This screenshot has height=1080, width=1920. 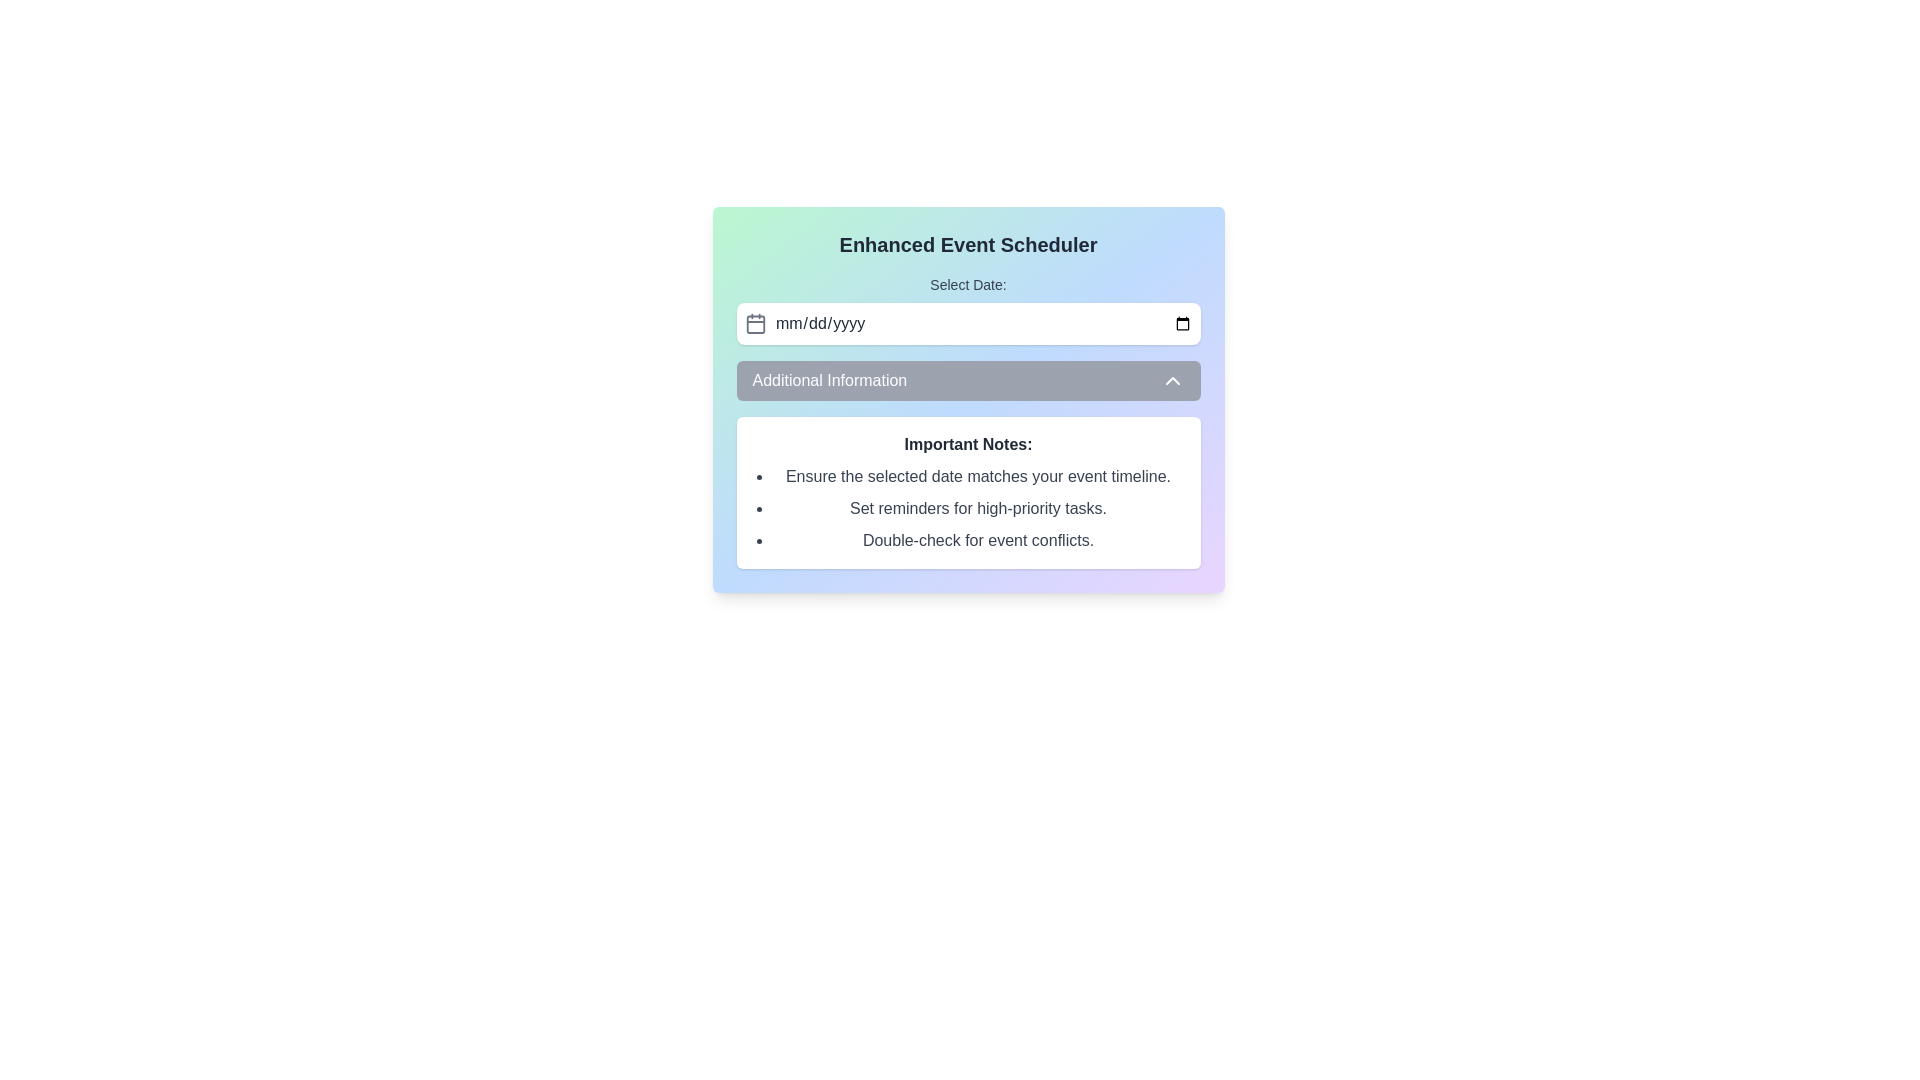 What do you see at coordinates (978, 508) in the screenshot?
I see `the text label that reads 'Set reminders for high-priority tasks.' which is the second item in the bulleted list under the 'Important Notes' section` at bounding box center [978, 508].